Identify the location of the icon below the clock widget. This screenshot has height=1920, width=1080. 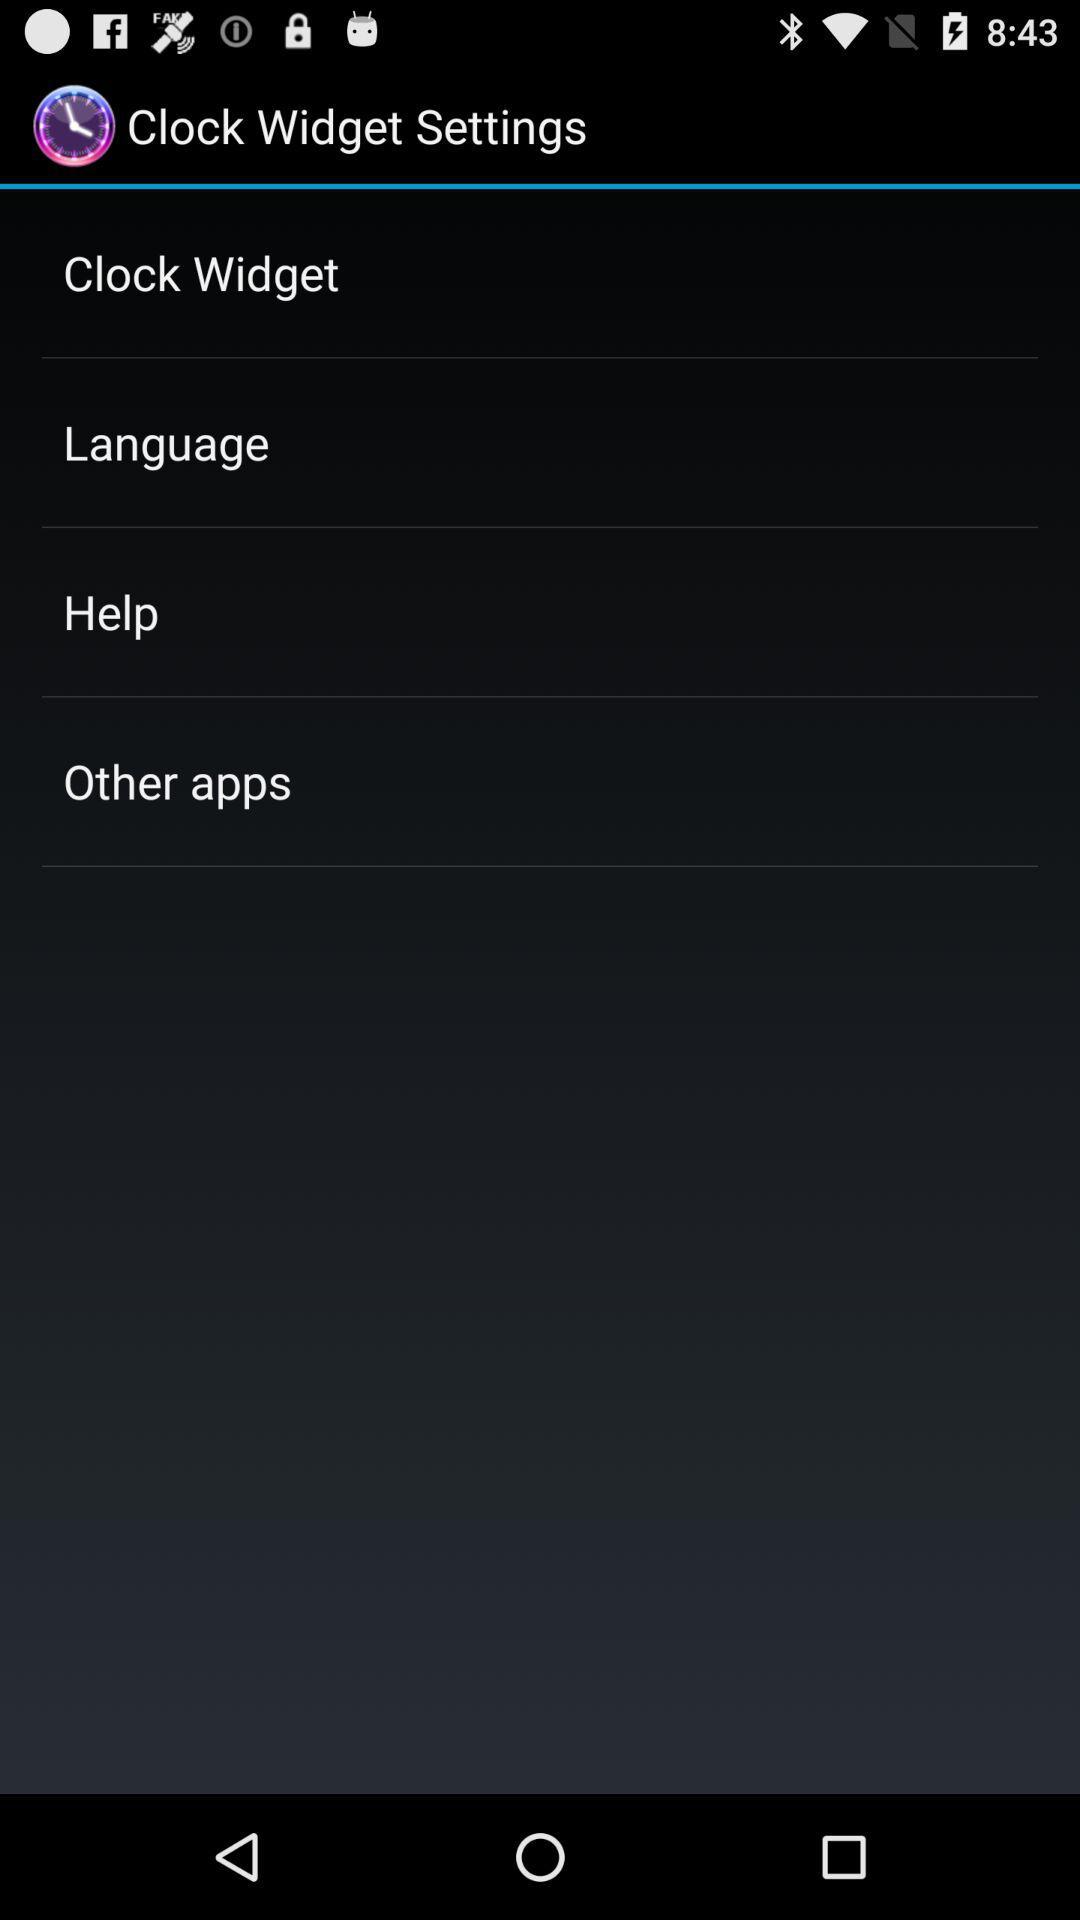
(165, 441).